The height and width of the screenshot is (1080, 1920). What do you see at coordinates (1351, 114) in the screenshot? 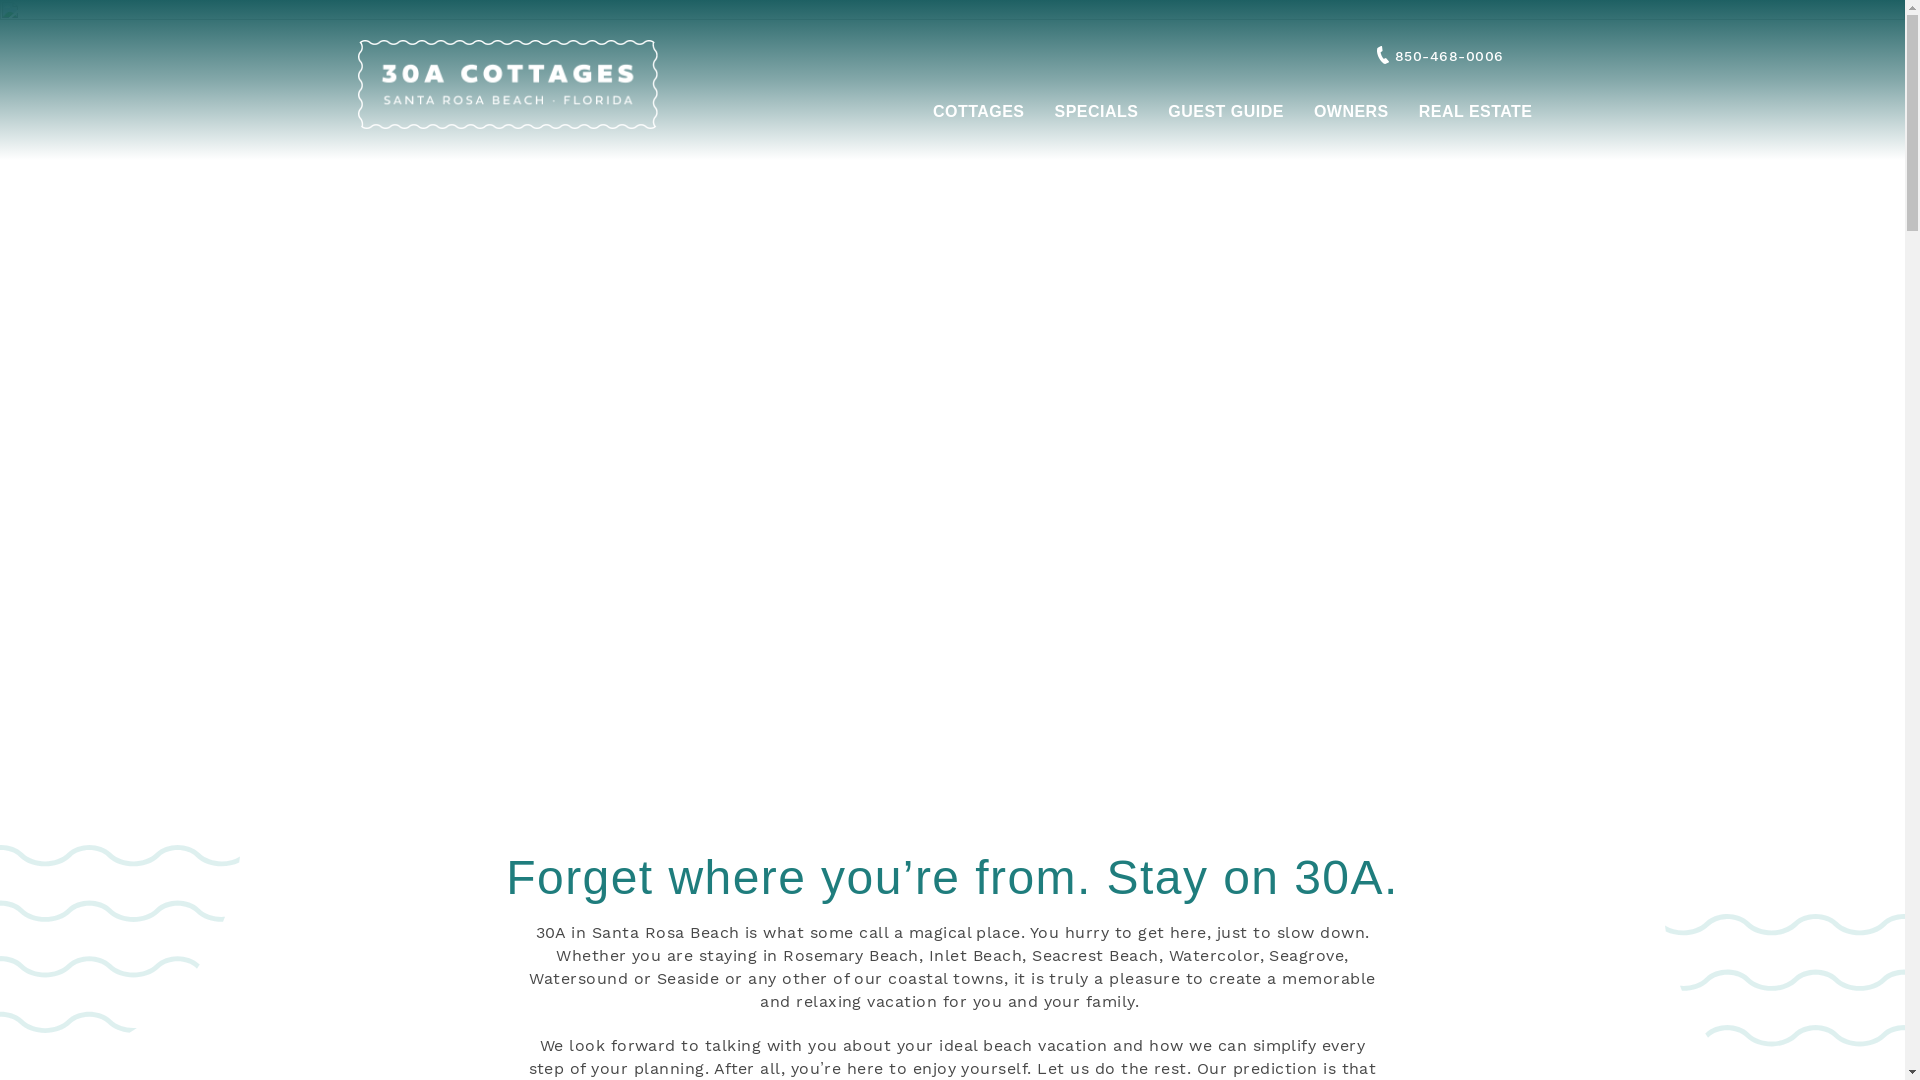
I see `'OWNERS'` at bounding box center [1351, 114].